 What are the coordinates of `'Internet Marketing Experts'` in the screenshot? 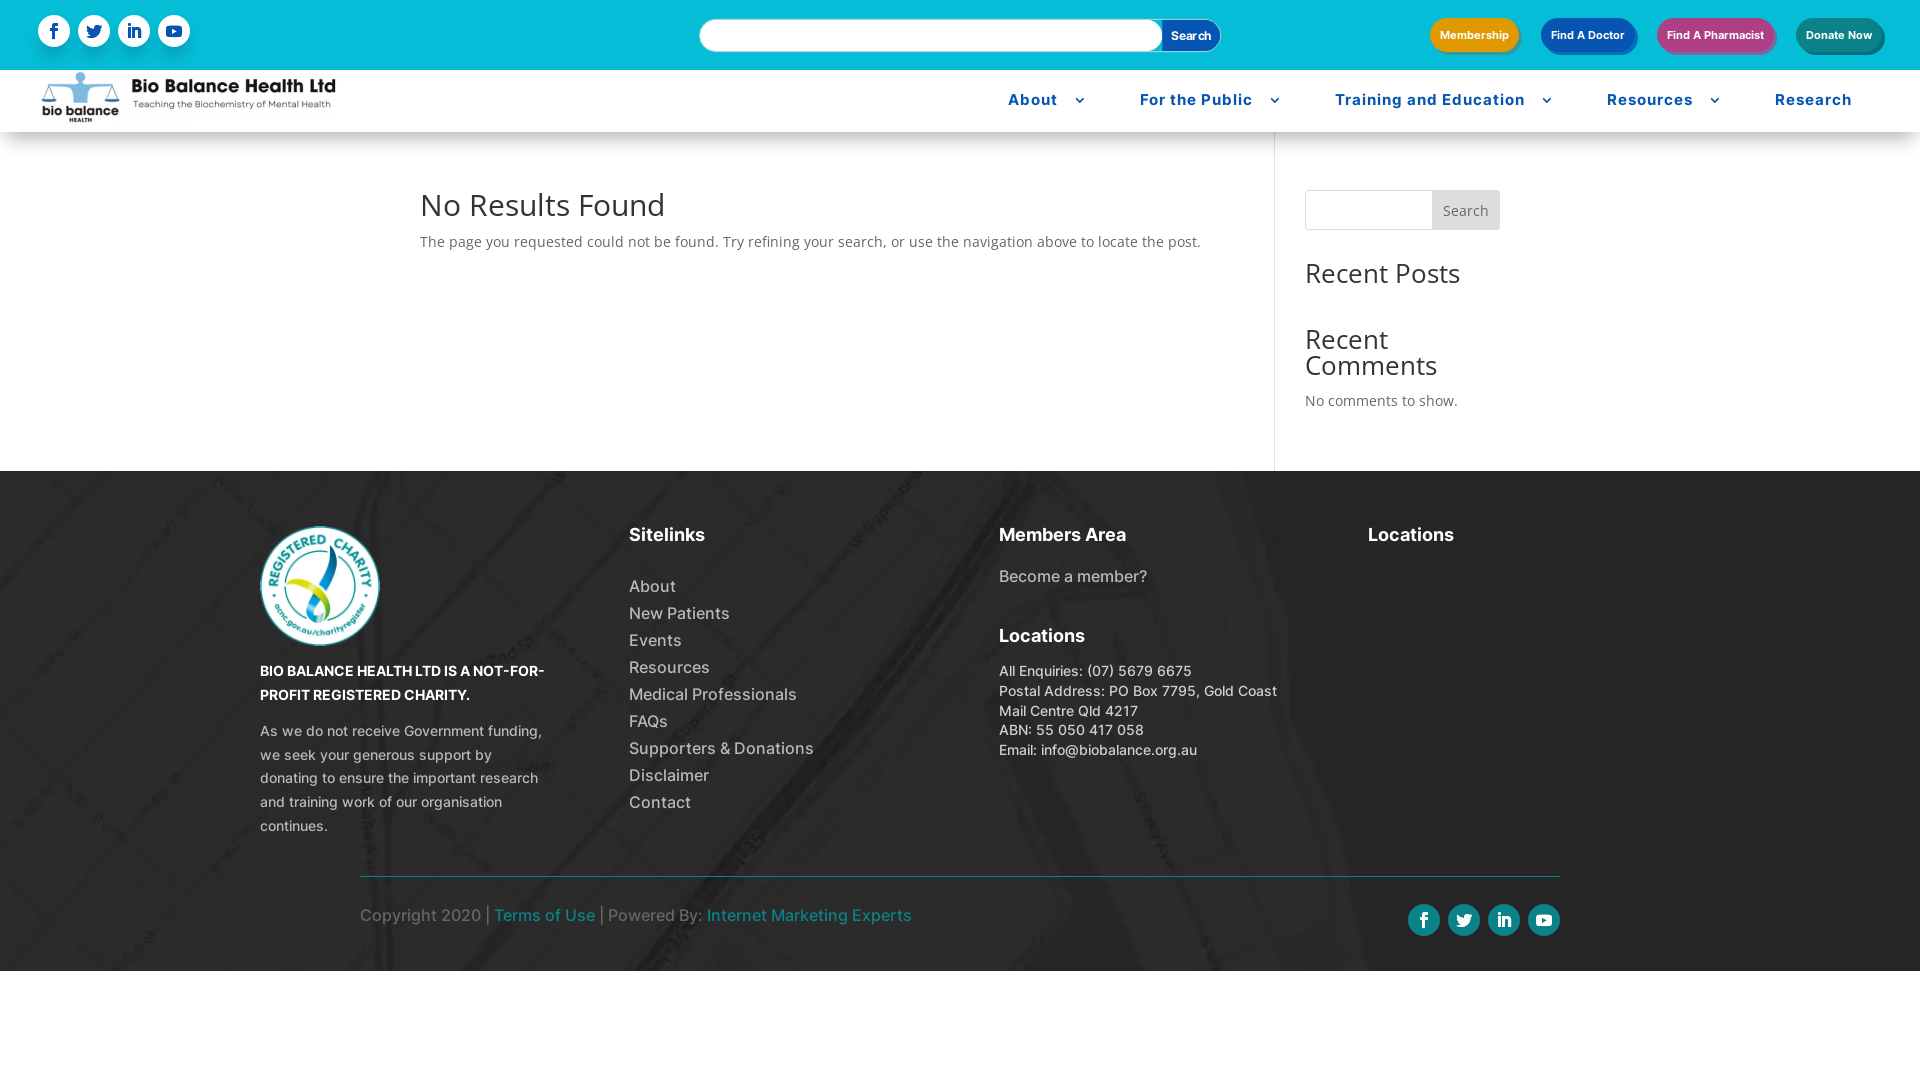 It's located at (809, 914).